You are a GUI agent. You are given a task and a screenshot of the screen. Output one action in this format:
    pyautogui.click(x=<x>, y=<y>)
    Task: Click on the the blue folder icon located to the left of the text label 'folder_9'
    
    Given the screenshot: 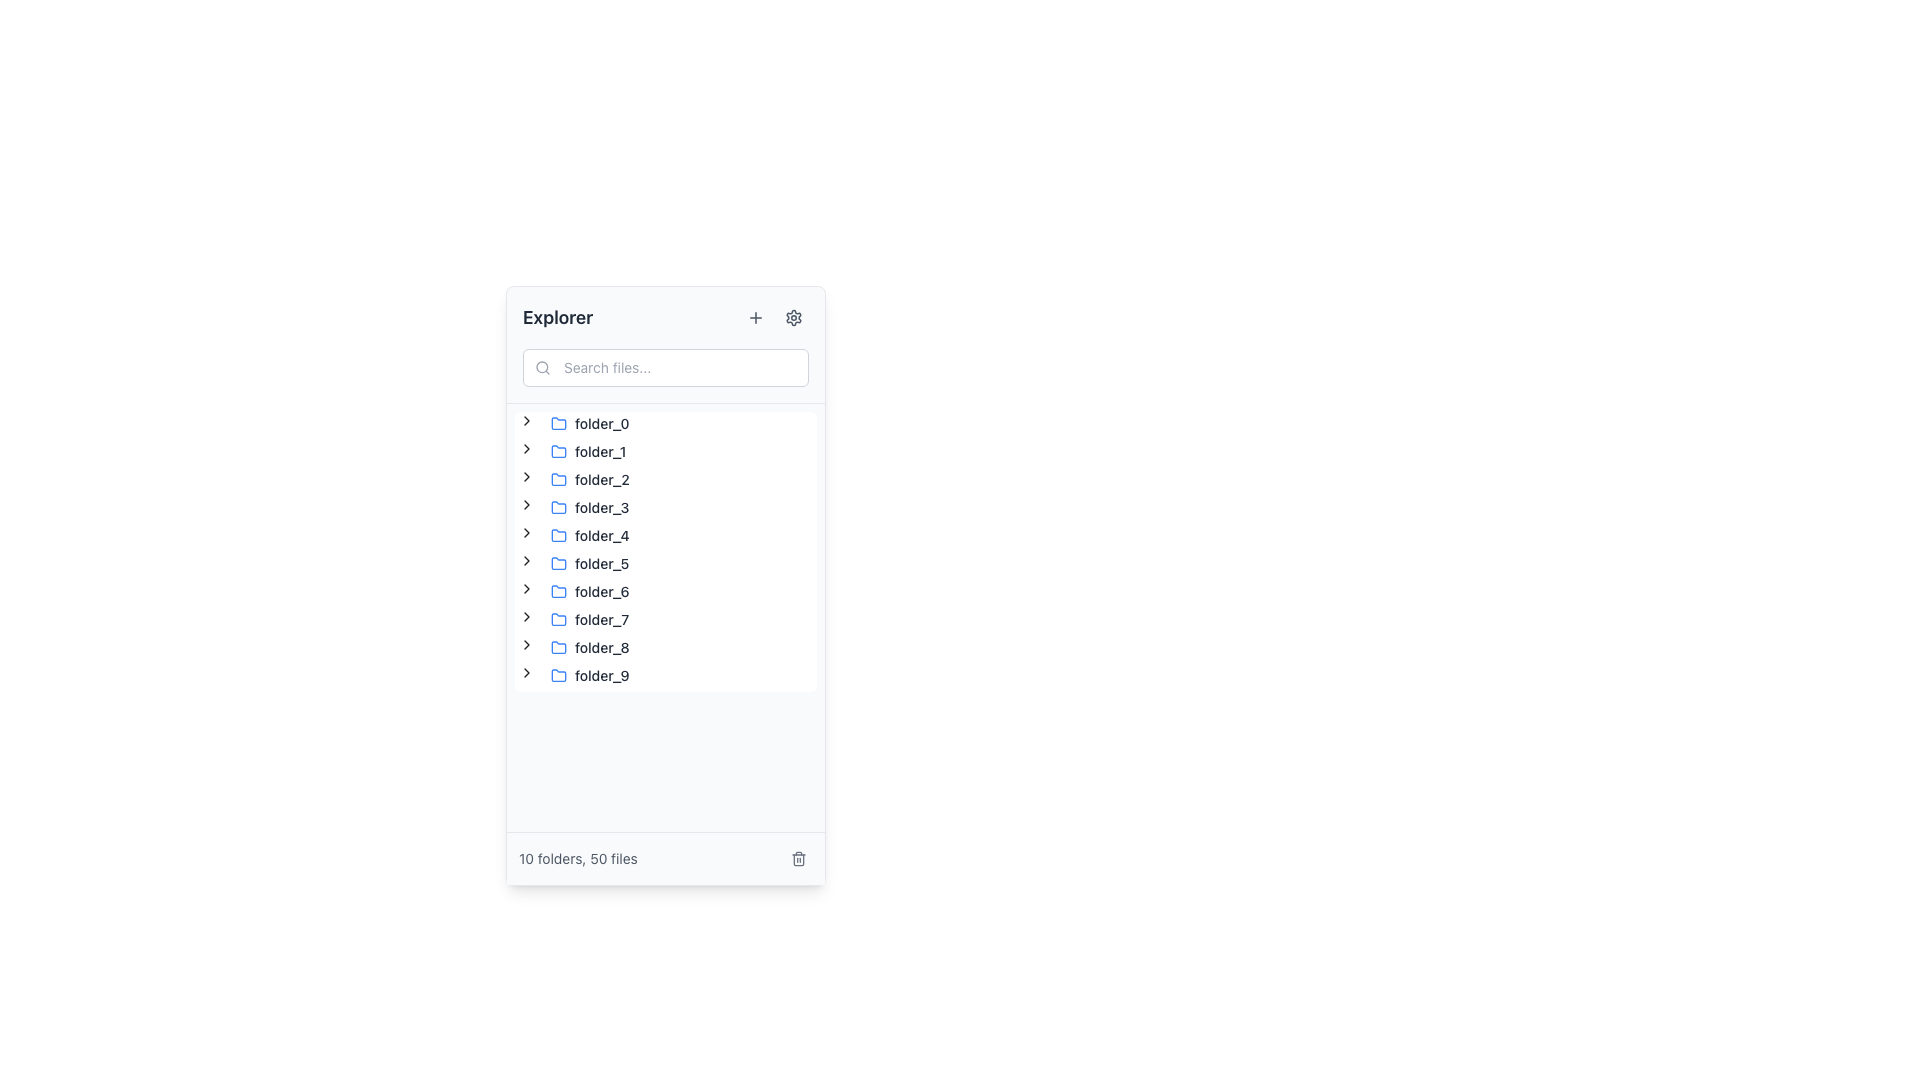 What is the action you would take?
    pyautogui.click(x=558, y=675)
    